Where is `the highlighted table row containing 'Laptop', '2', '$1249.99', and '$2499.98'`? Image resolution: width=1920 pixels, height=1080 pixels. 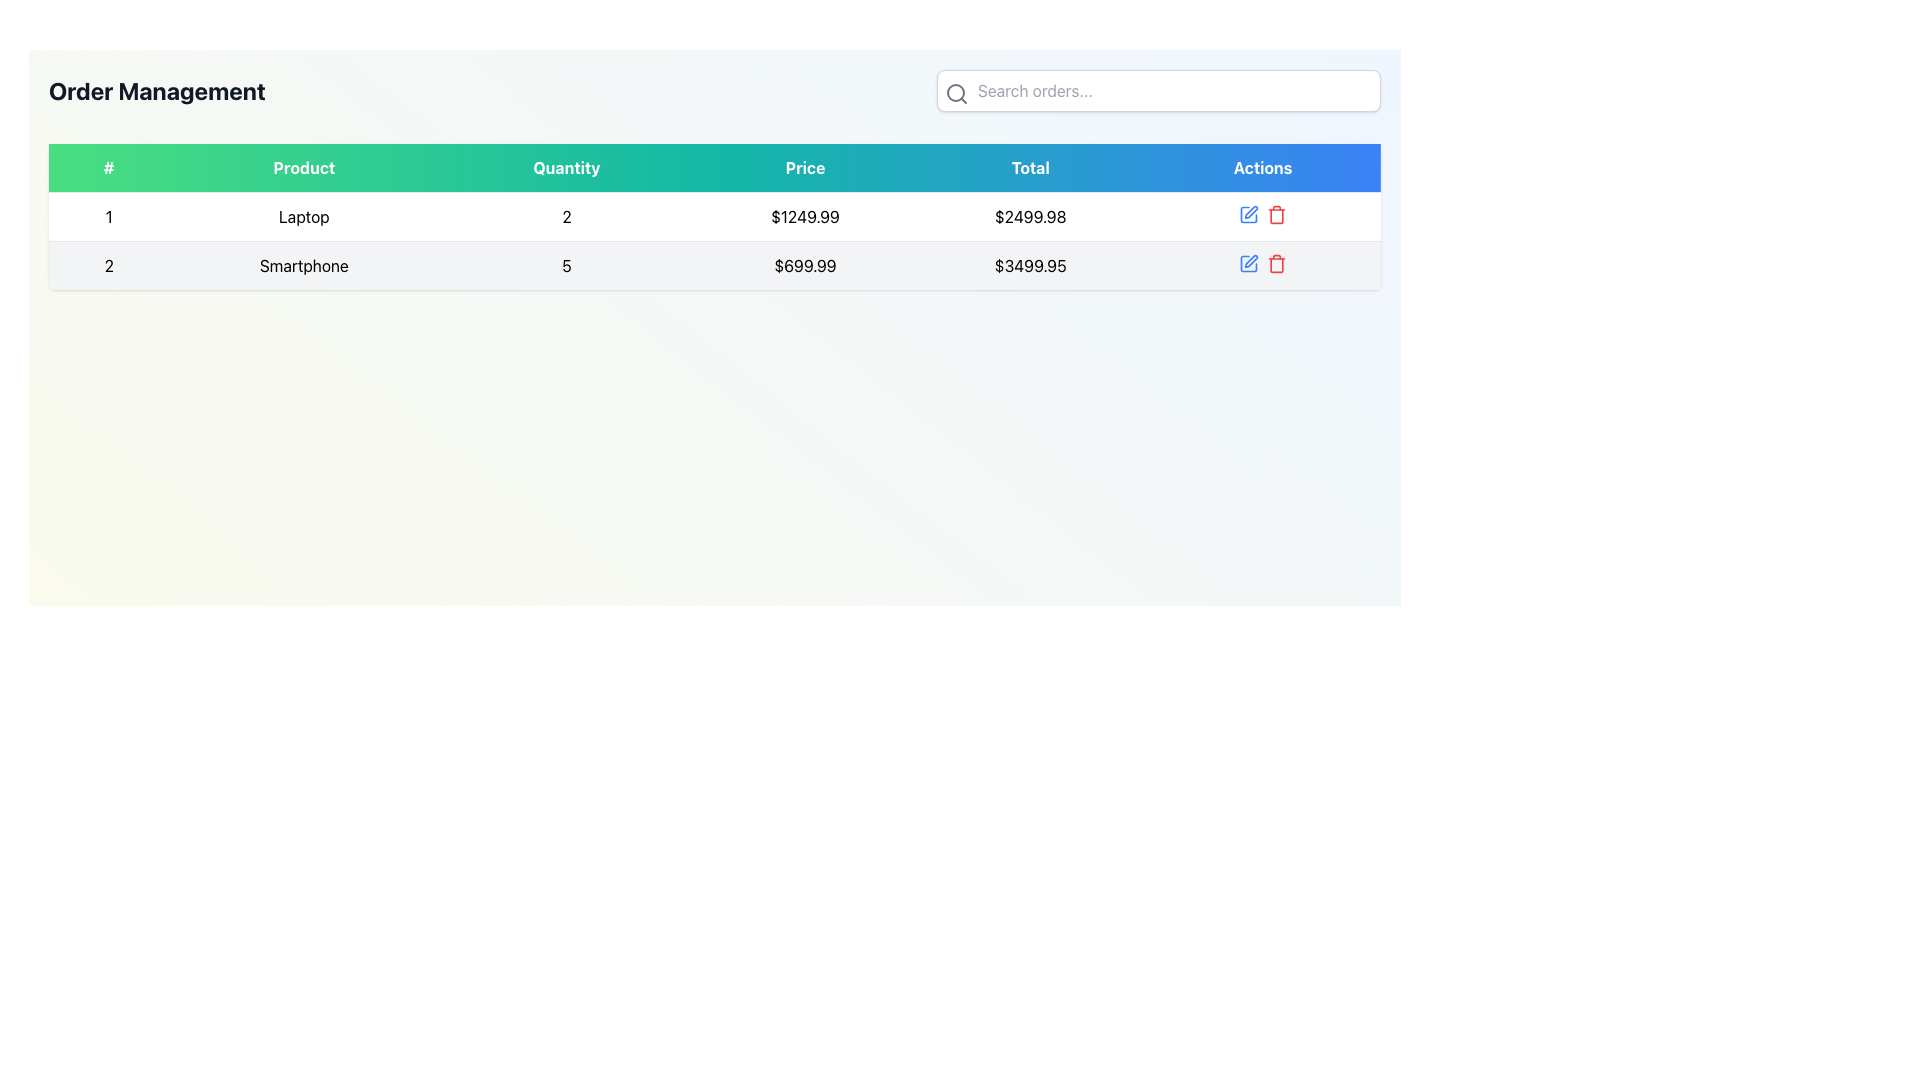
the highlighted table row containing 'Laptop', '2', '$1249.99', and '$2499.98' is located at coordinates (715, 216).